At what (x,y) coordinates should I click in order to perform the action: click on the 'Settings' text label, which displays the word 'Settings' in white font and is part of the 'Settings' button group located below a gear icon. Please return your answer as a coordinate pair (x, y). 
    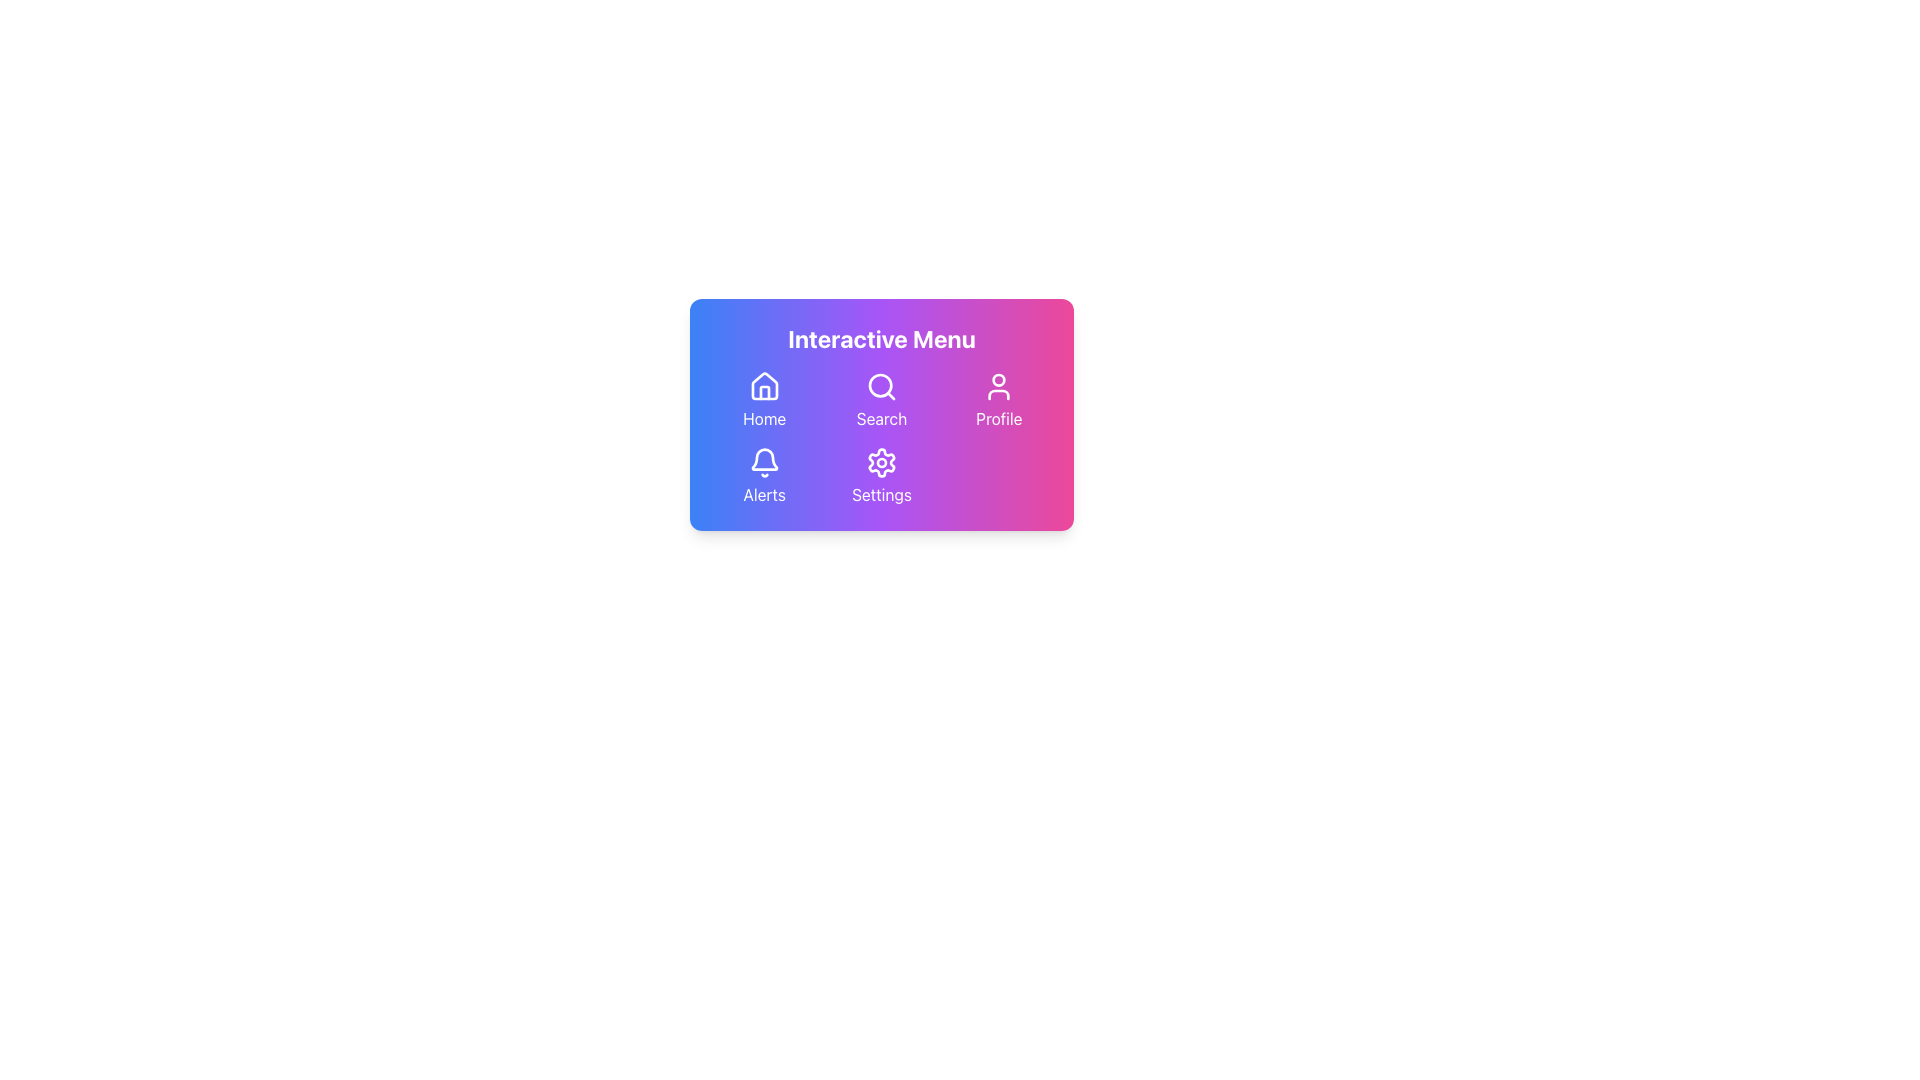
    Looking at the image, I should click on (881, 494).